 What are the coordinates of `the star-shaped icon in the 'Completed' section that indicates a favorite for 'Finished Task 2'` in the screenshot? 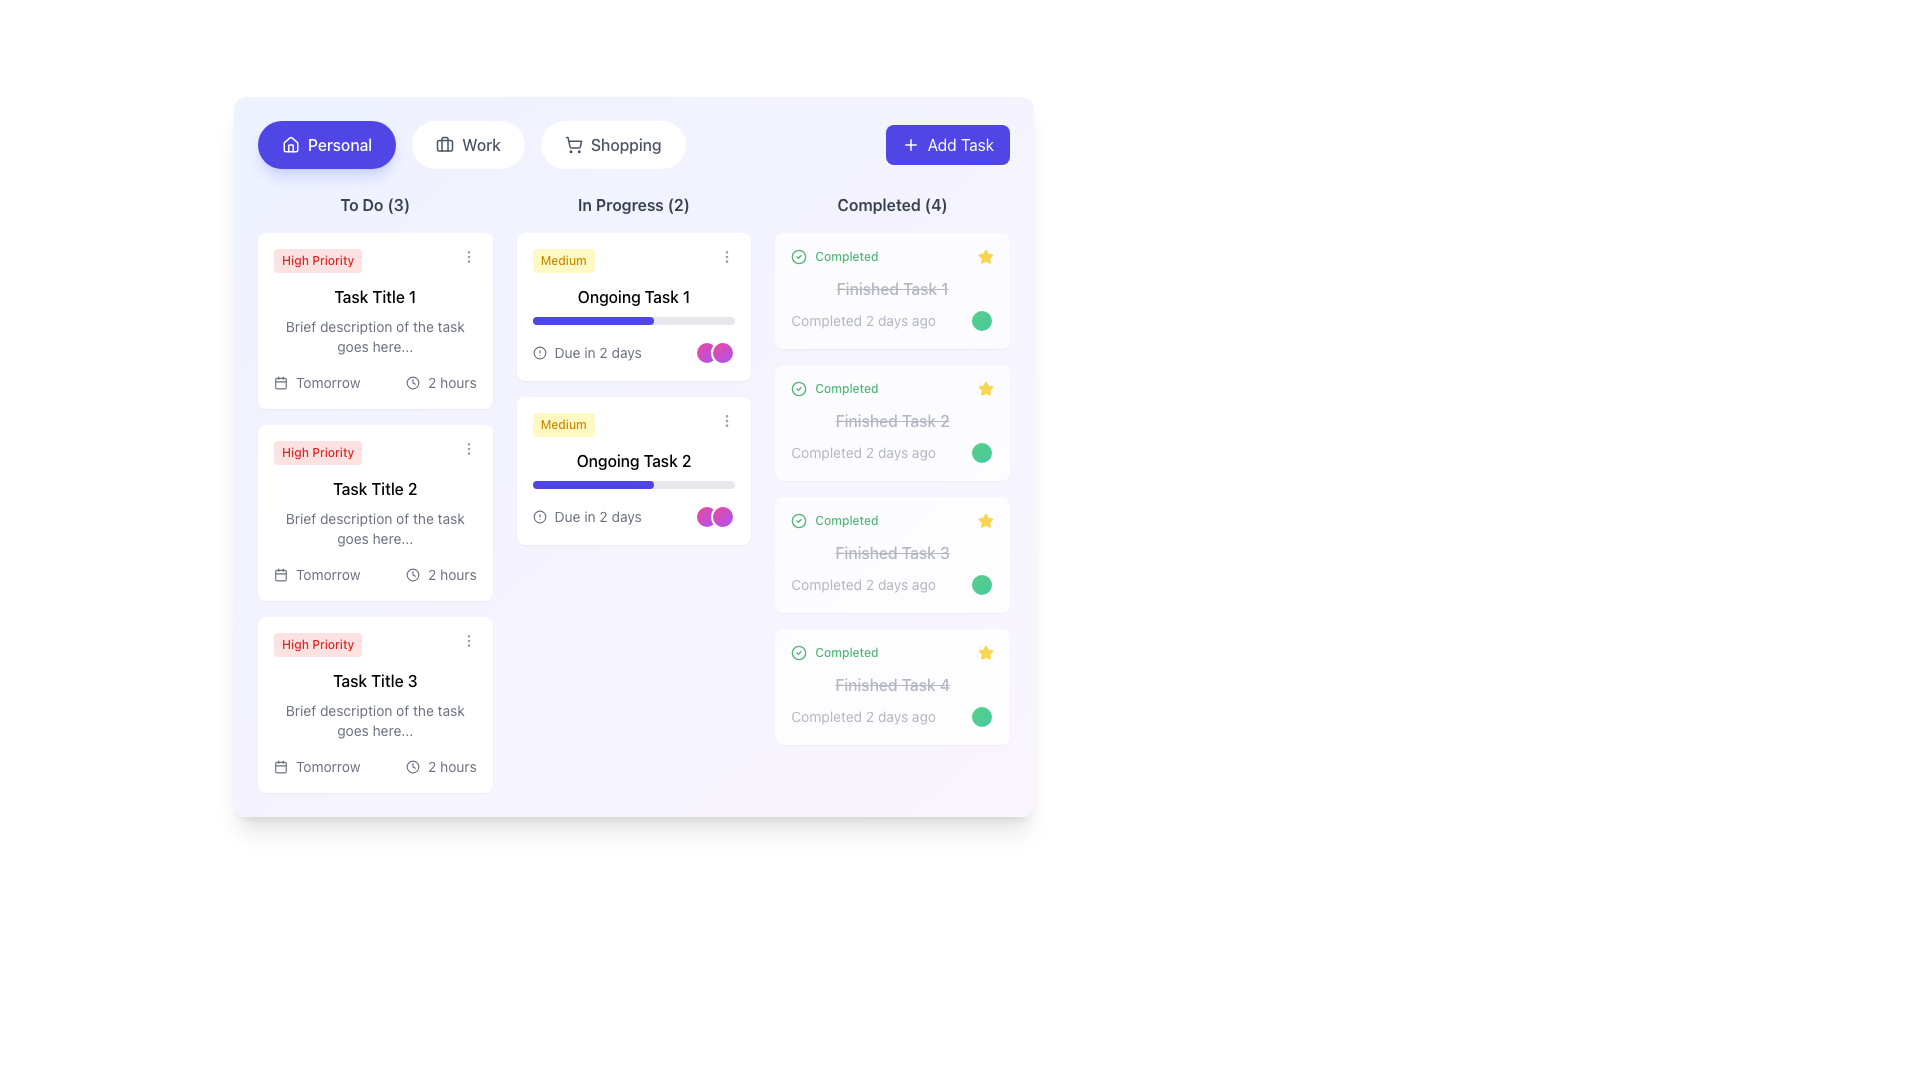 It's located at (985, 389).